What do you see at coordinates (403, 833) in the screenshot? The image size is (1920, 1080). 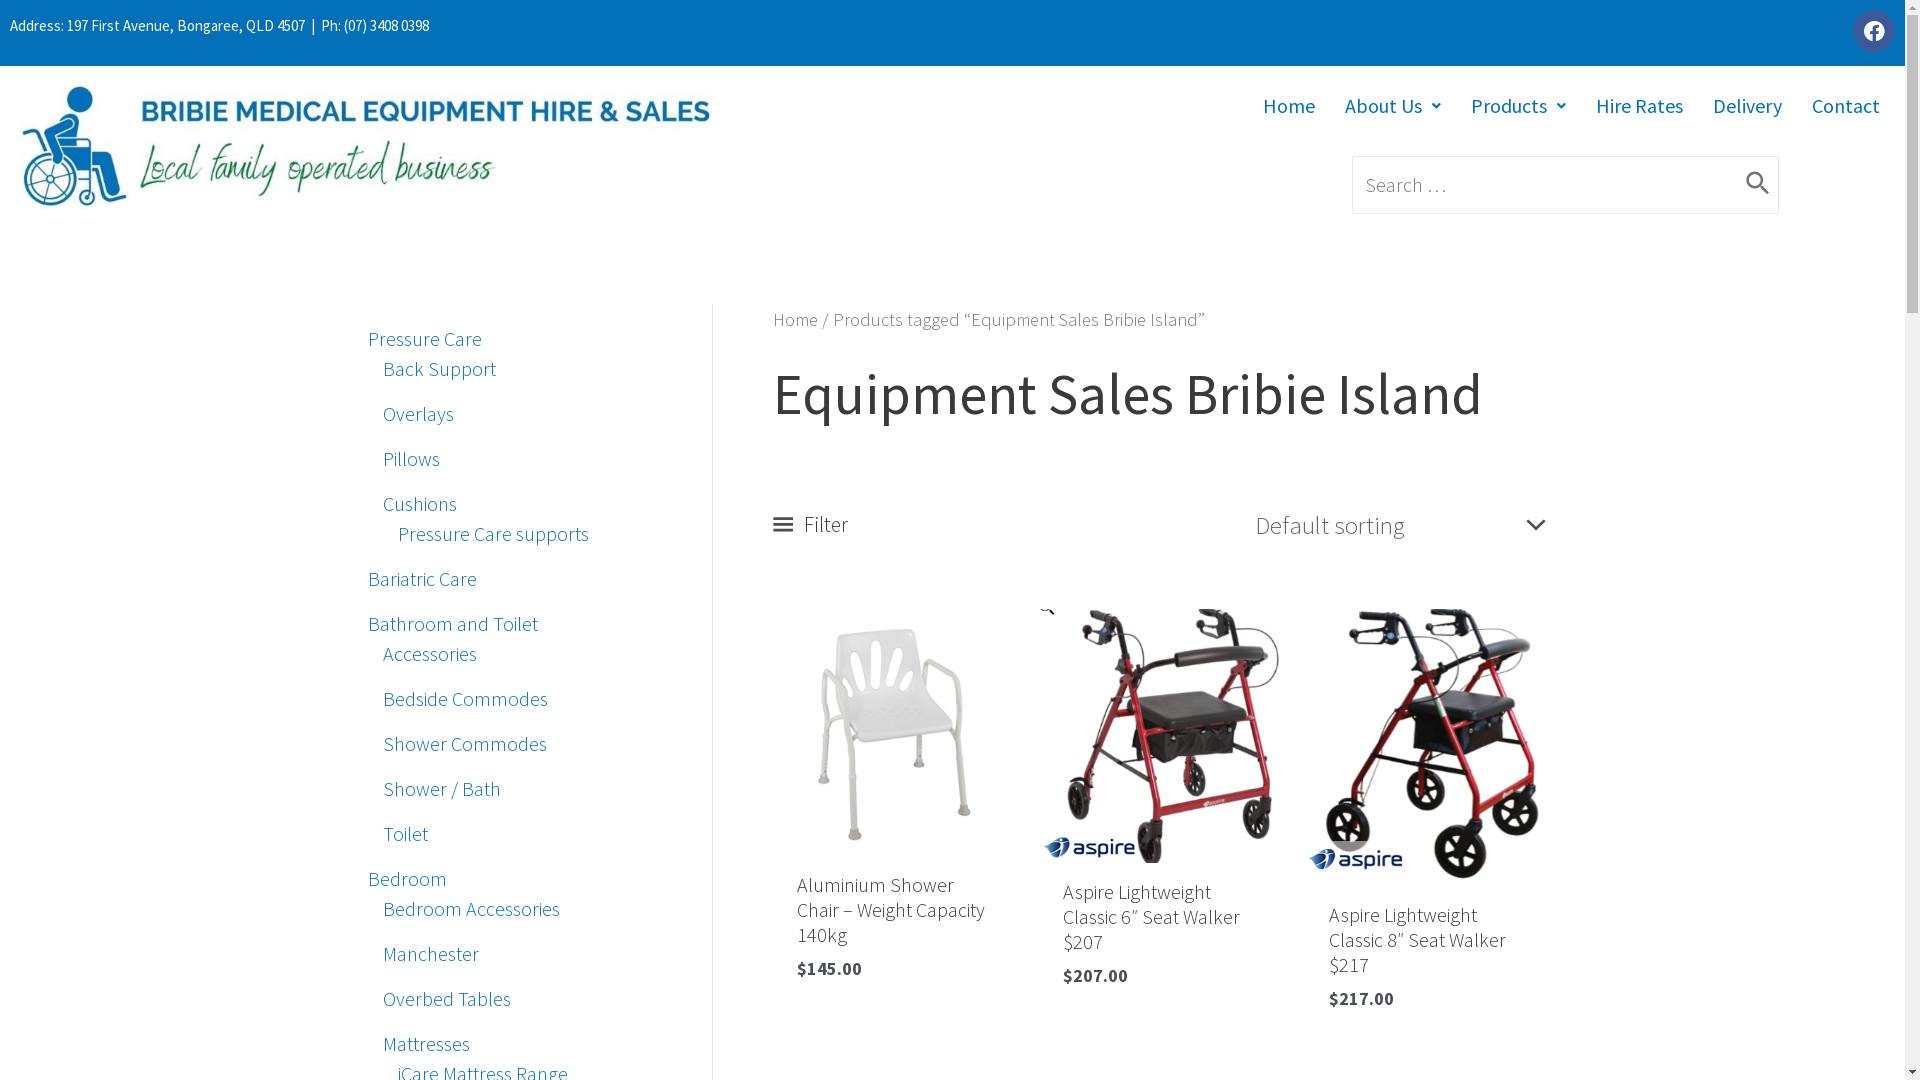 I see `'Toilet'` at bounding box center [403, 833].